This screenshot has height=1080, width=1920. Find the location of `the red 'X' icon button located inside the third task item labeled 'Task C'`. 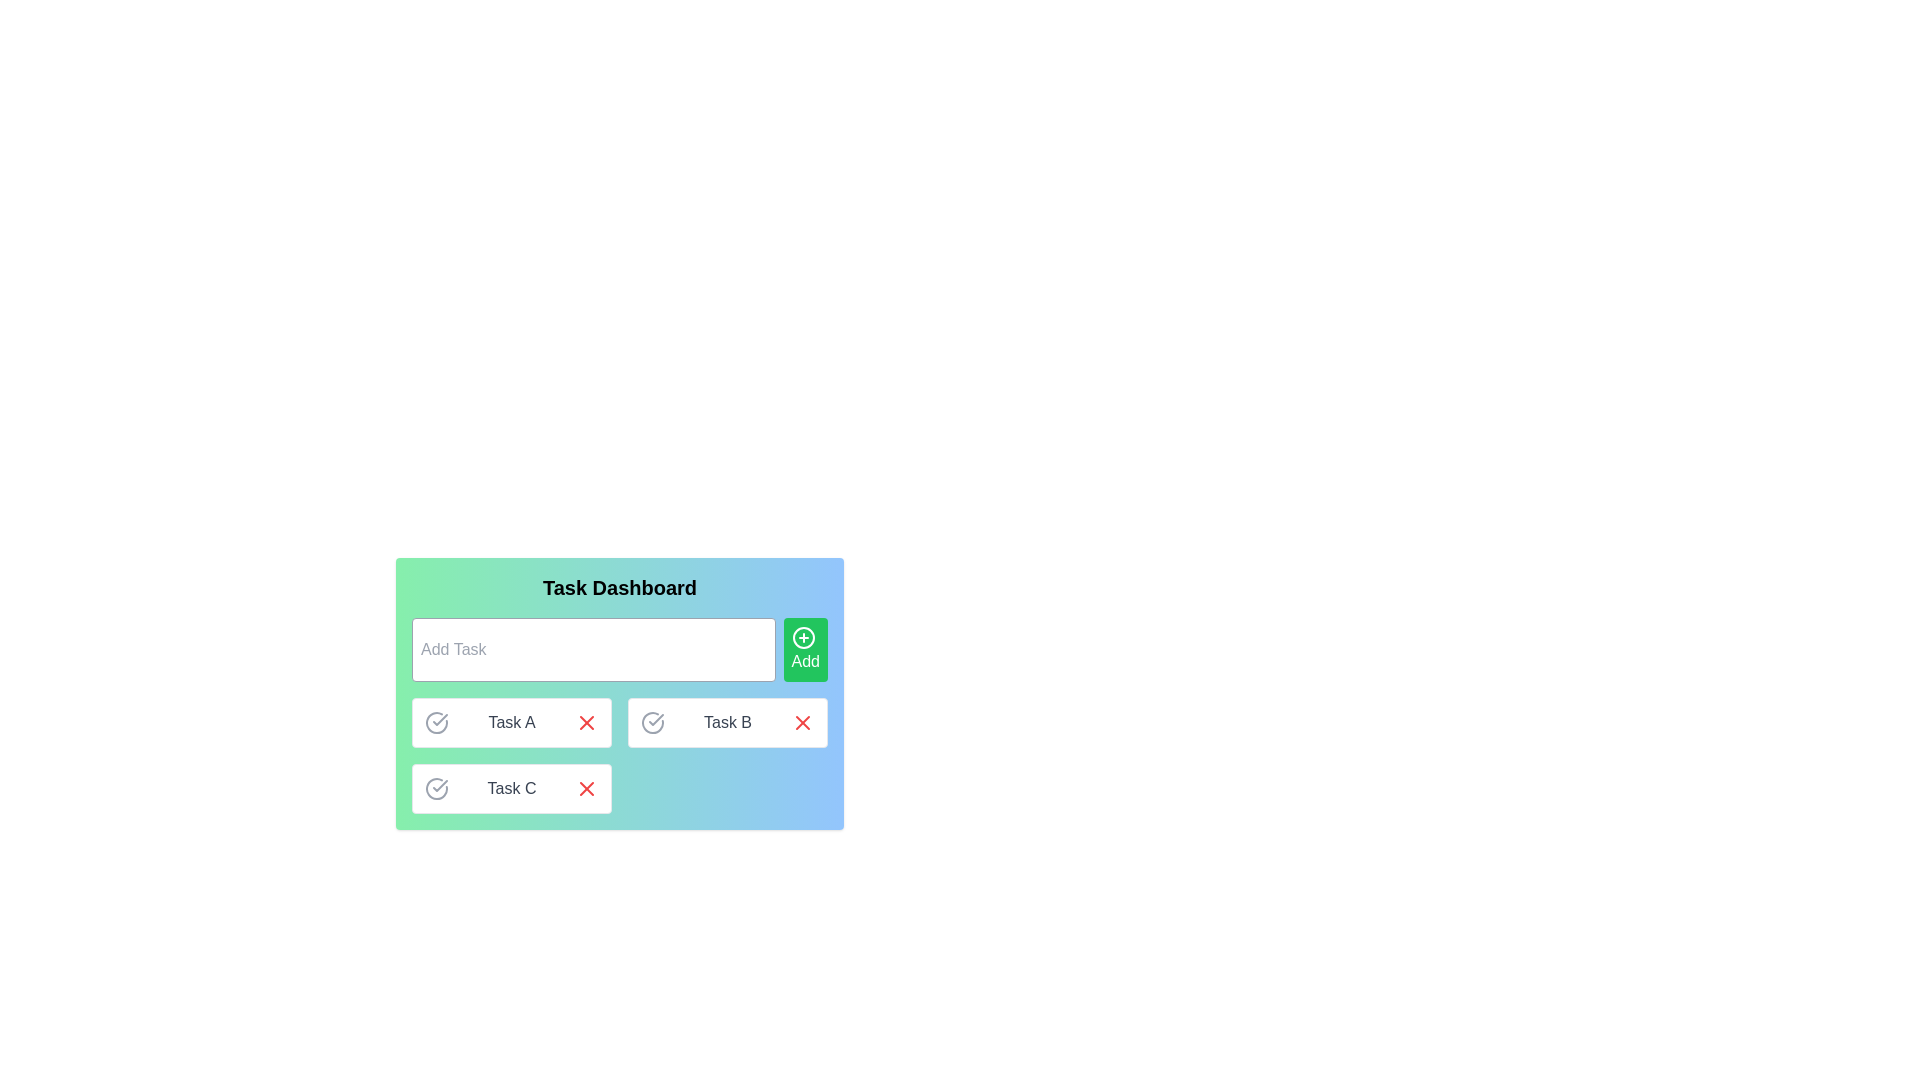

the red 'X' icon button located inside the third task item labeled 'Task C' is located at coordinates (585, 788).